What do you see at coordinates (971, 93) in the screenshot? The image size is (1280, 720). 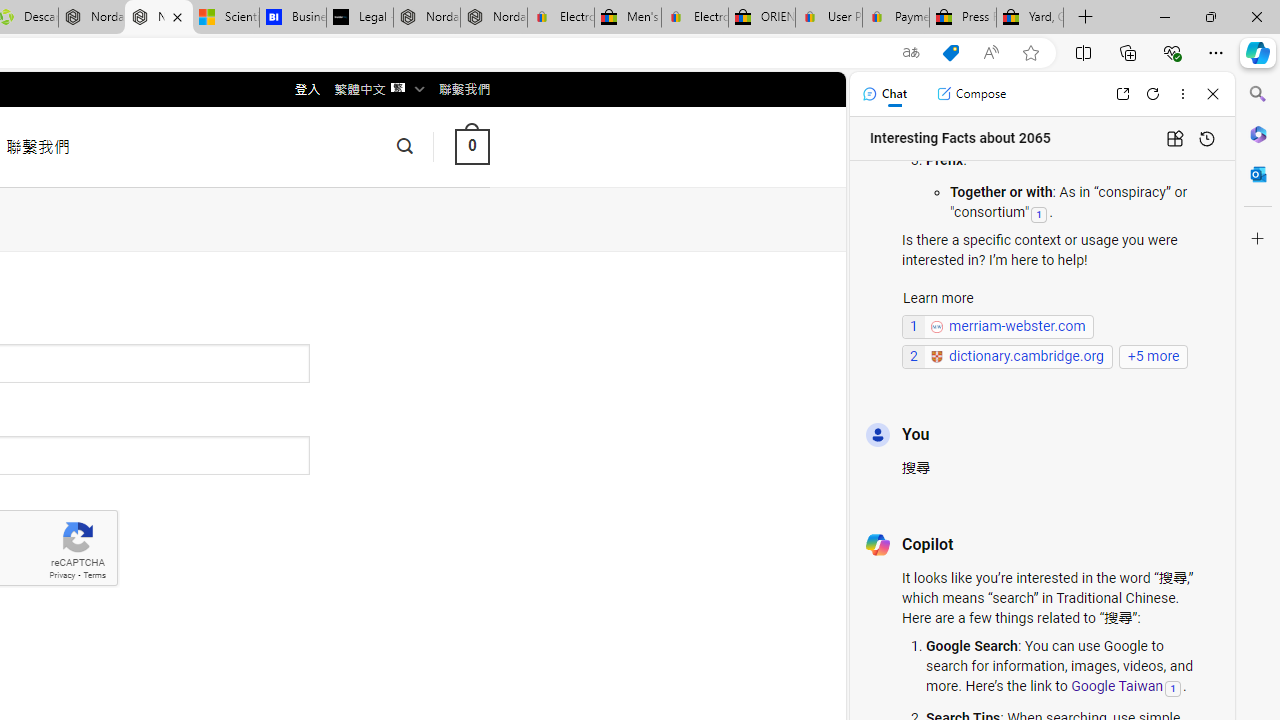 I see `'Compose'` at bounding box center [971, 93].